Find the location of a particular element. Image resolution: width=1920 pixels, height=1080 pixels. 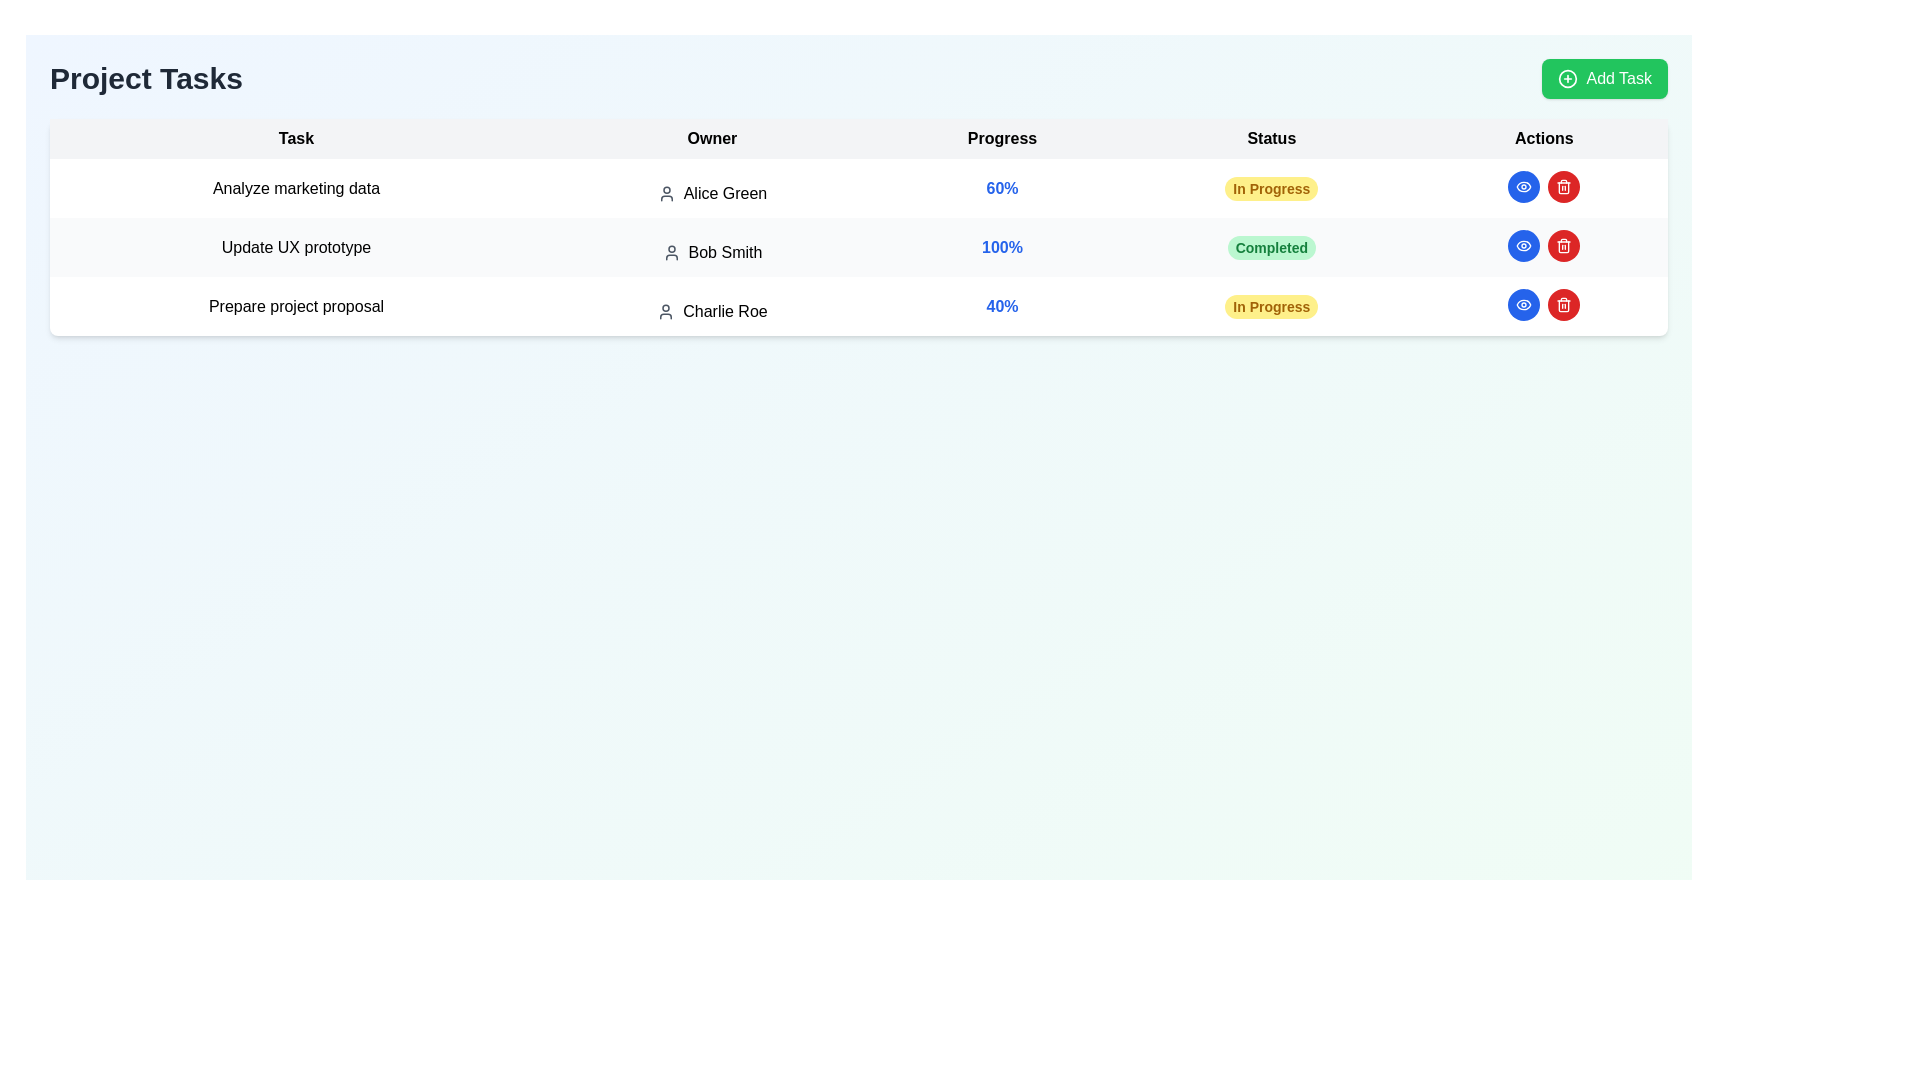

the red delete button in the actions column of the table for the task titled 'Update UX prototype' to initiate task deletion is located at coordinates (1563, 245).